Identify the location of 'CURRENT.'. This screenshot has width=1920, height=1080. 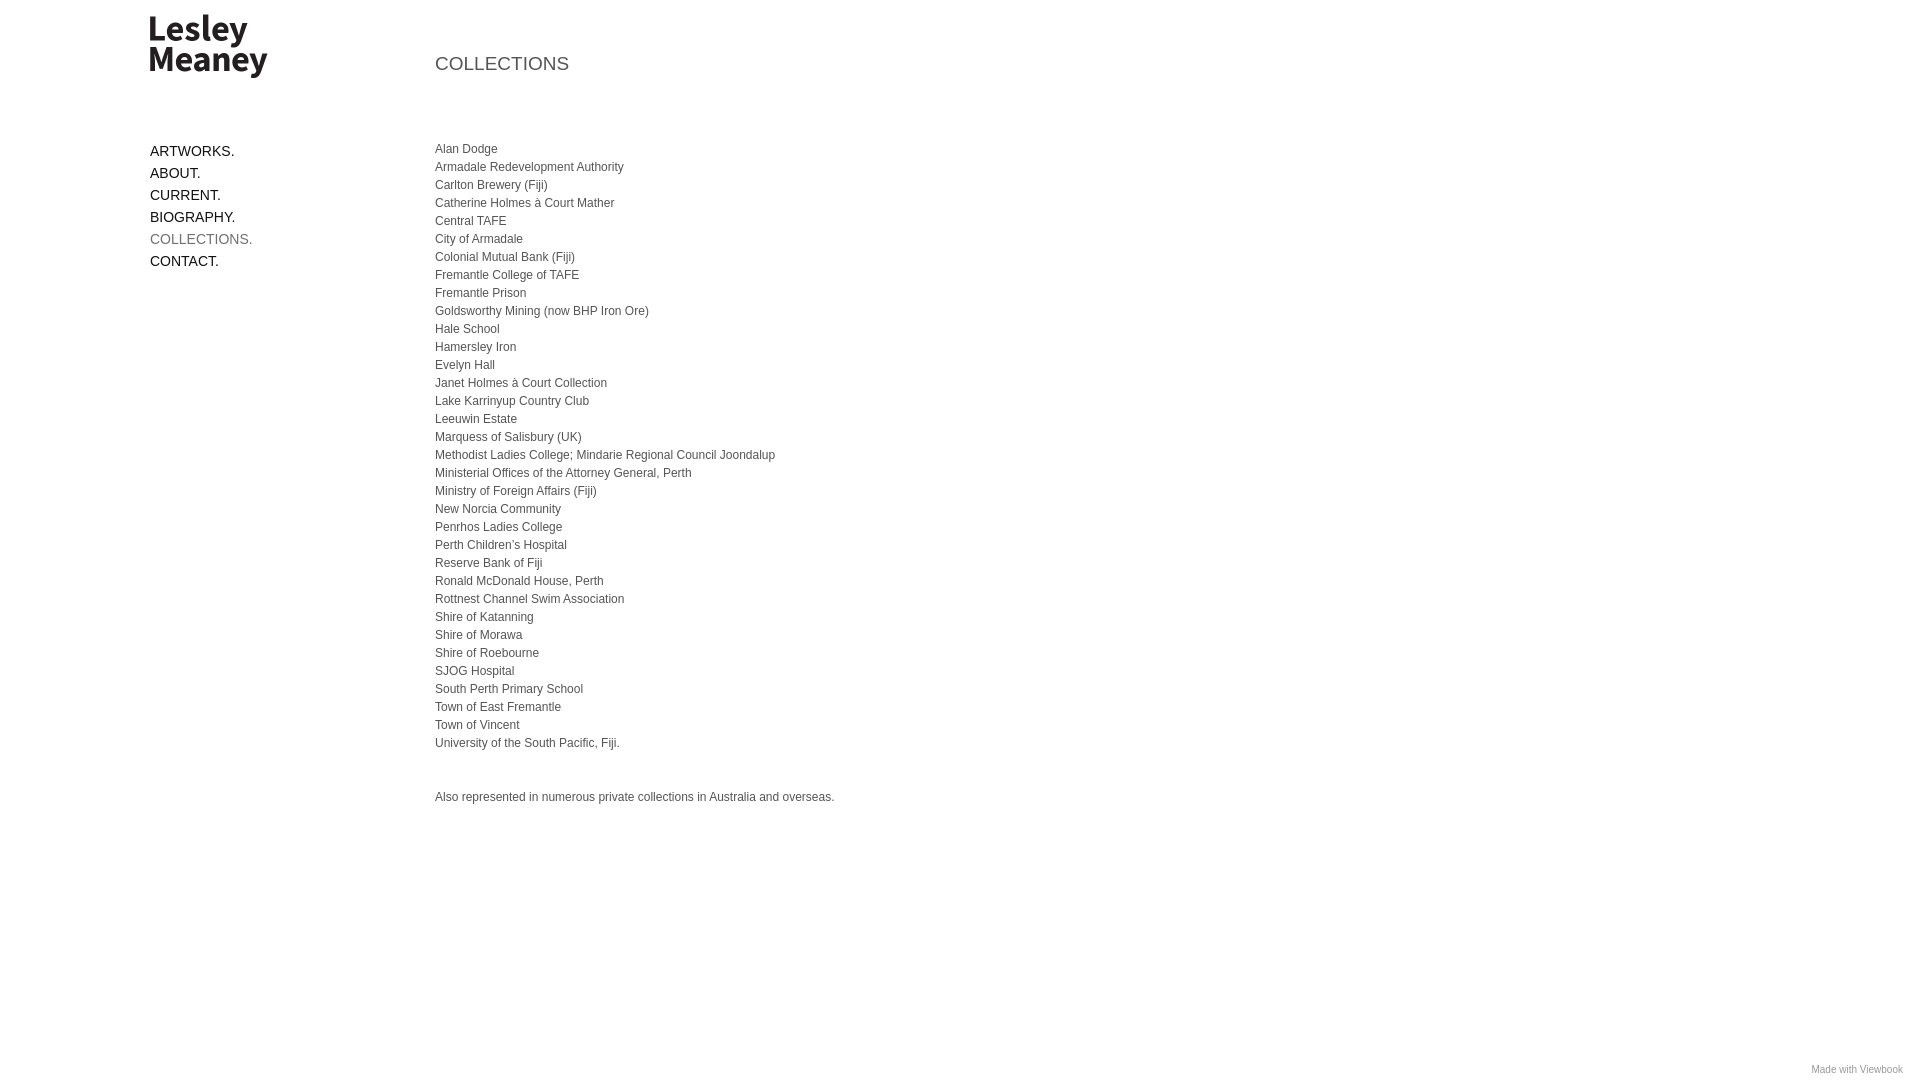
(185, 195).